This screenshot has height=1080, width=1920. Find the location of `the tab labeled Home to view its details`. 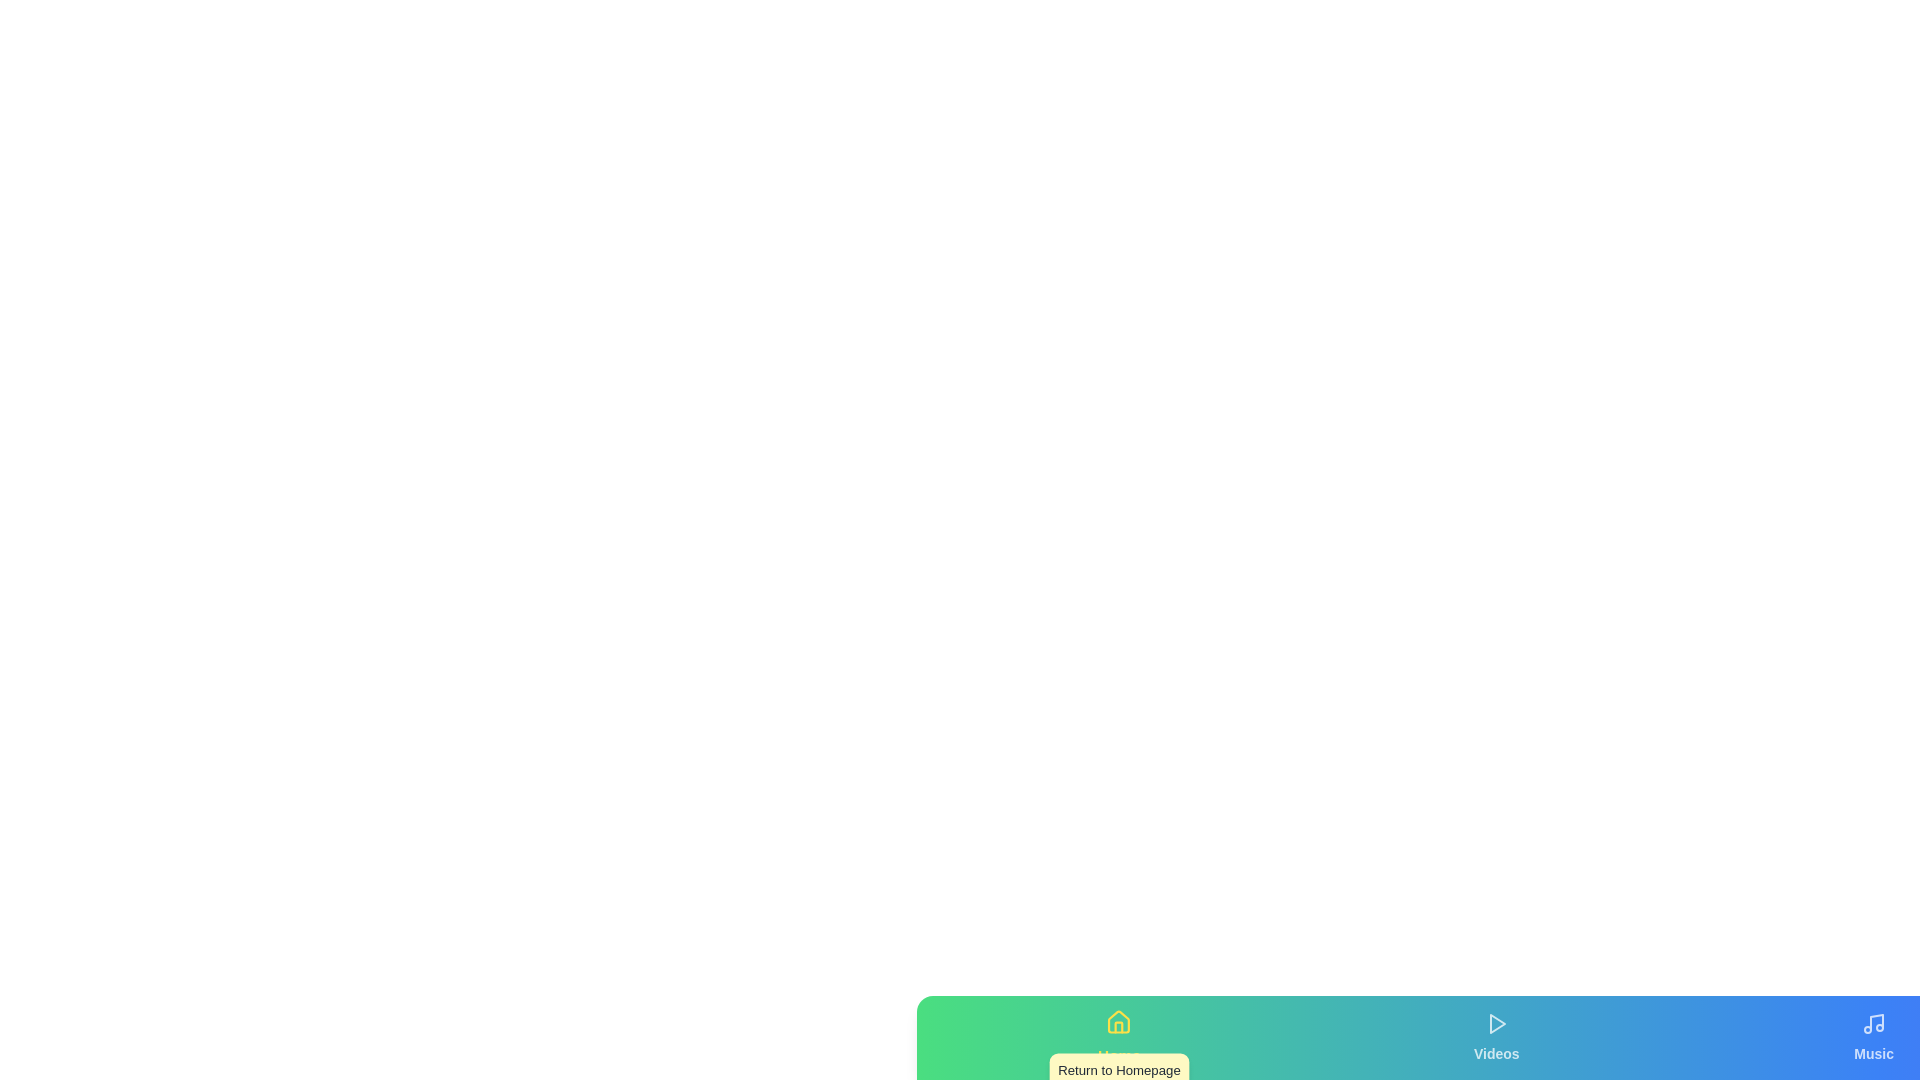

the tab labeled Home to view its details is located at coordinates (1118, 1036).